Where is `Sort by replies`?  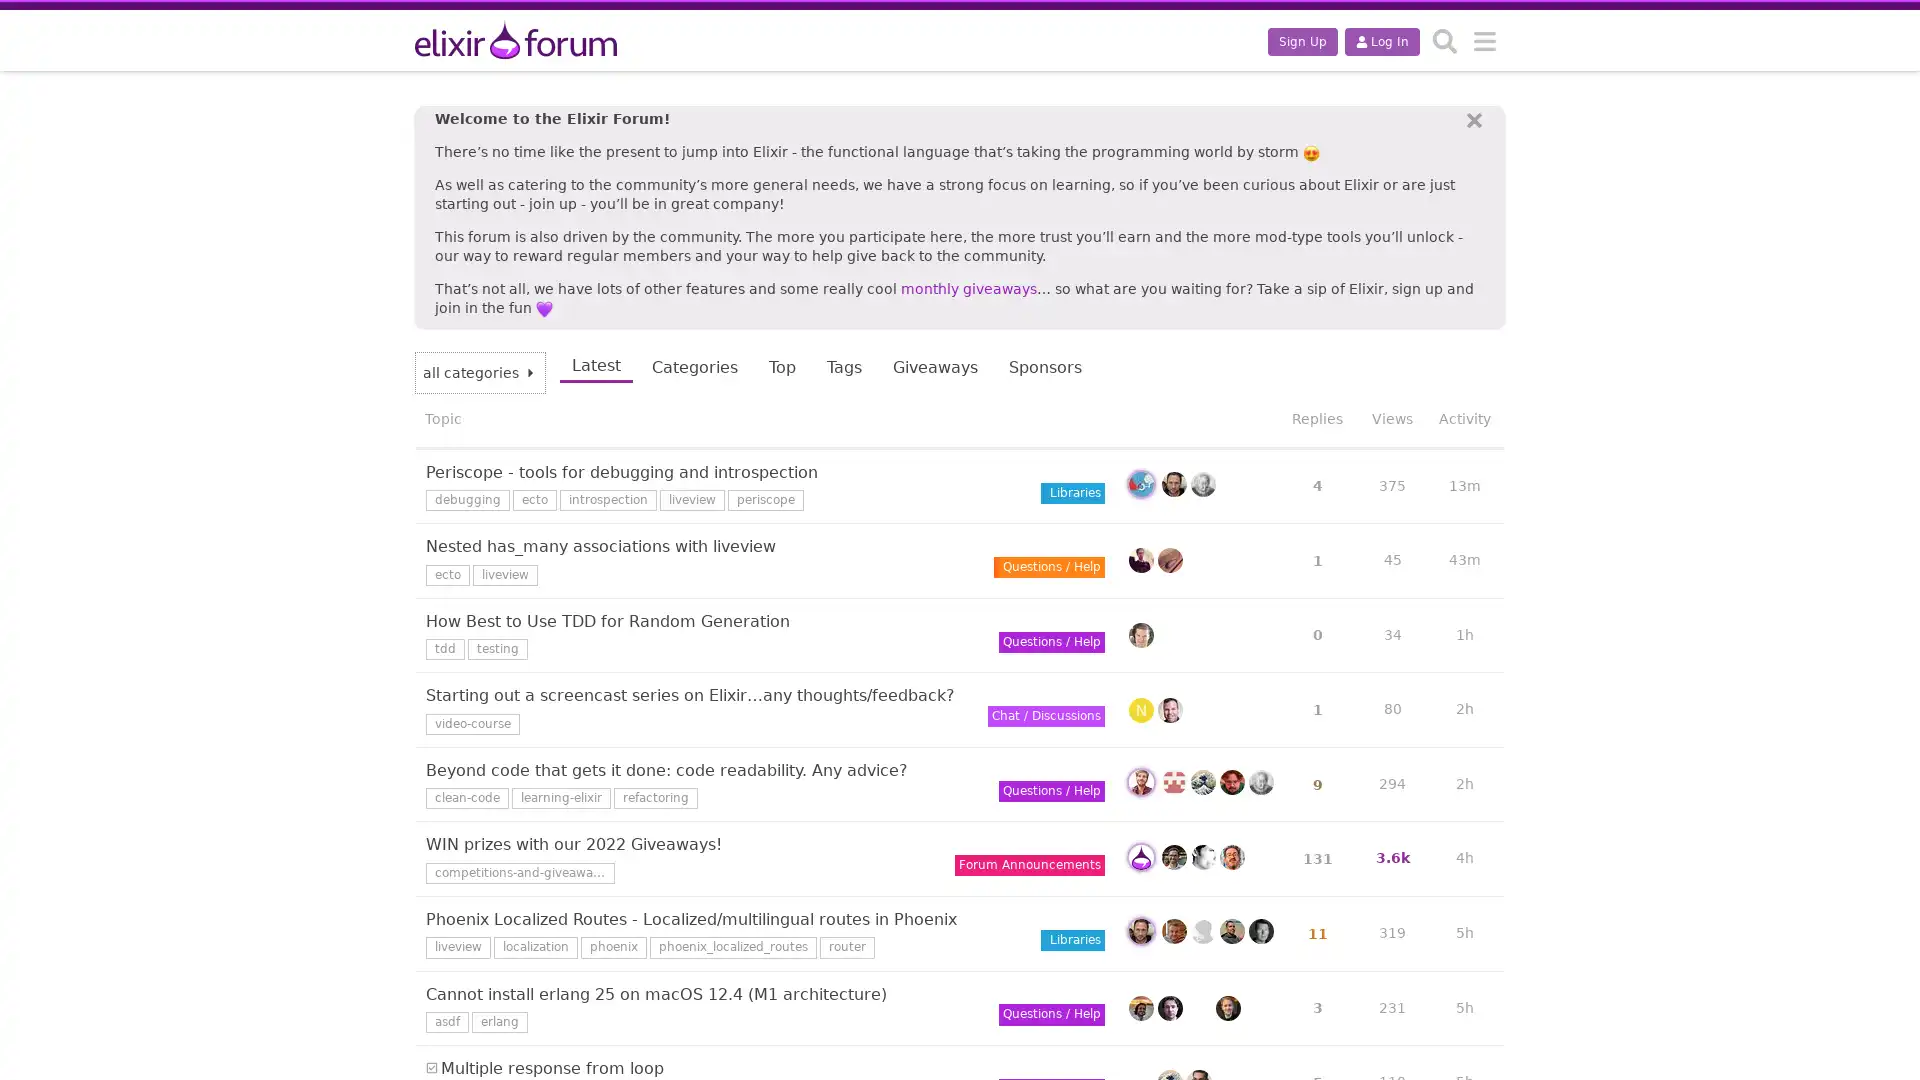 Sort by replies is located at coordinates (1061, 906).